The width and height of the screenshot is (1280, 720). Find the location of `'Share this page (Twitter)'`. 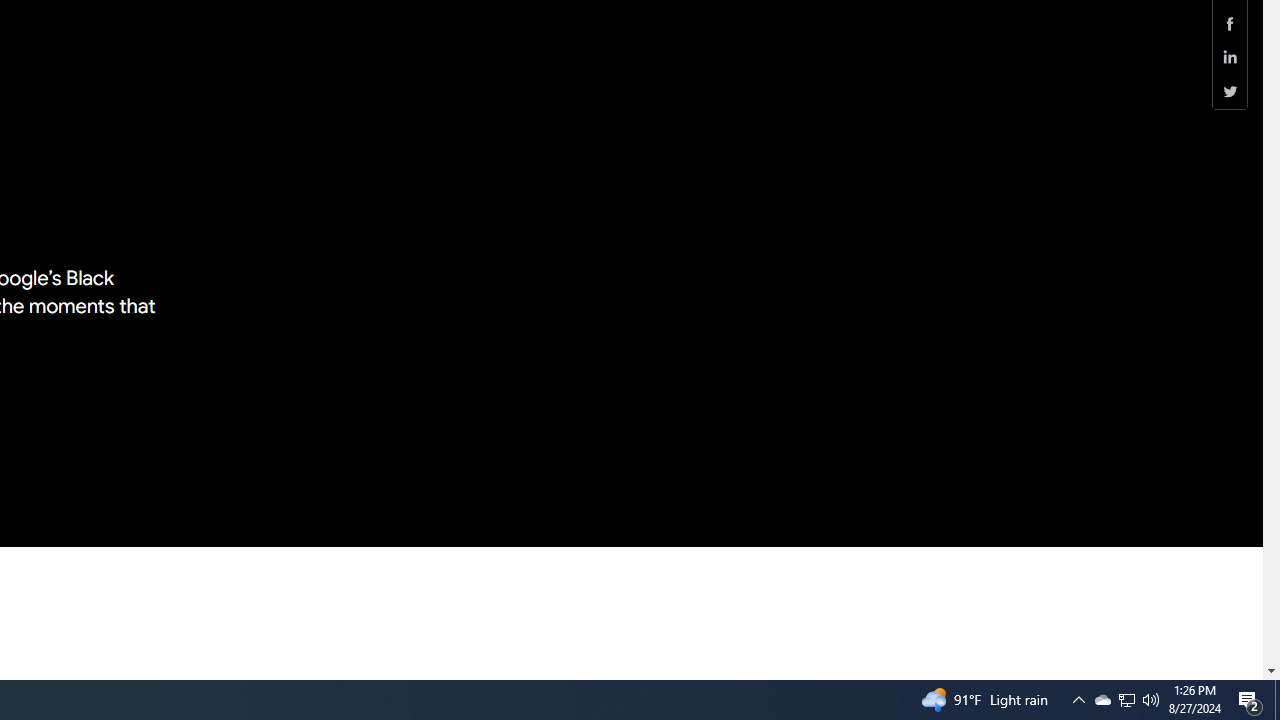

'Share this page (Twitter)' is located at coordinates (1229, 91).